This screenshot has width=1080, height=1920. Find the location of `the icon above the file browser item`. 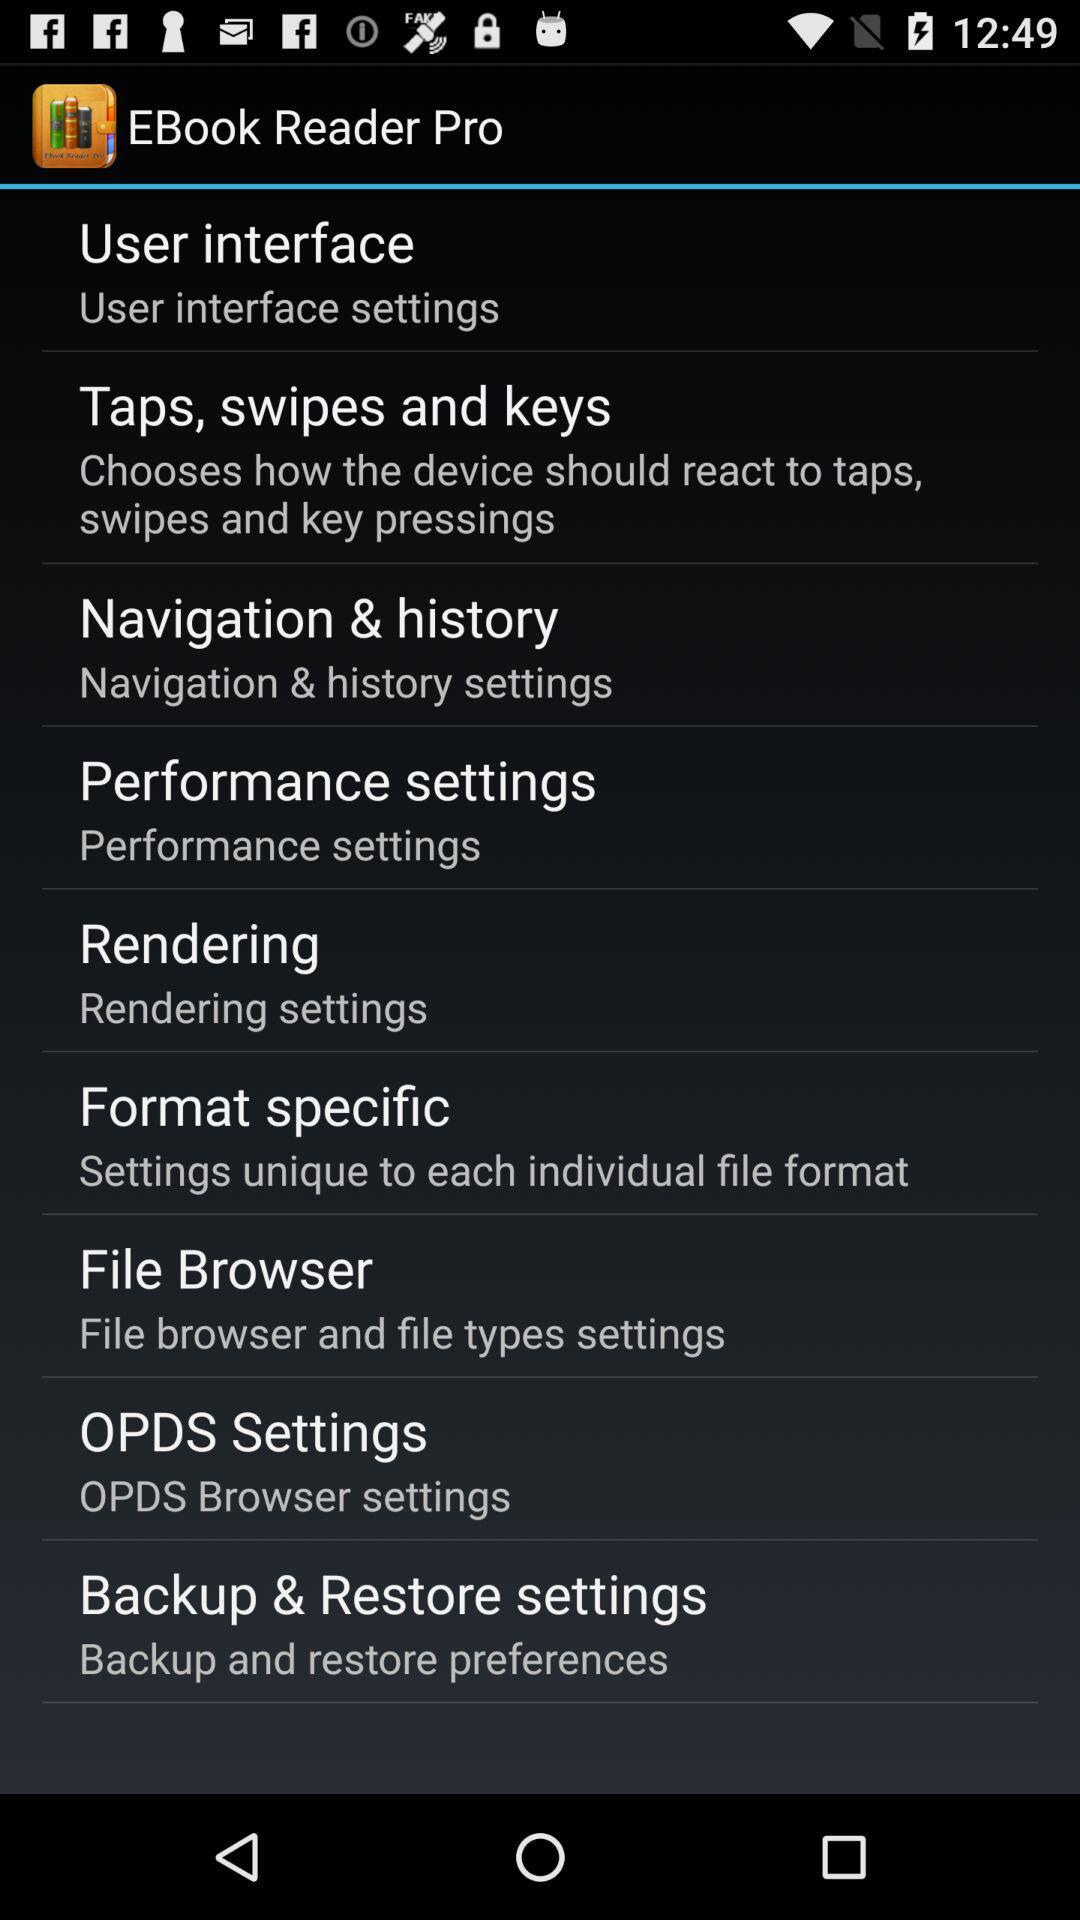

the icon above the file browser item is located at coordinates (493, 1169).